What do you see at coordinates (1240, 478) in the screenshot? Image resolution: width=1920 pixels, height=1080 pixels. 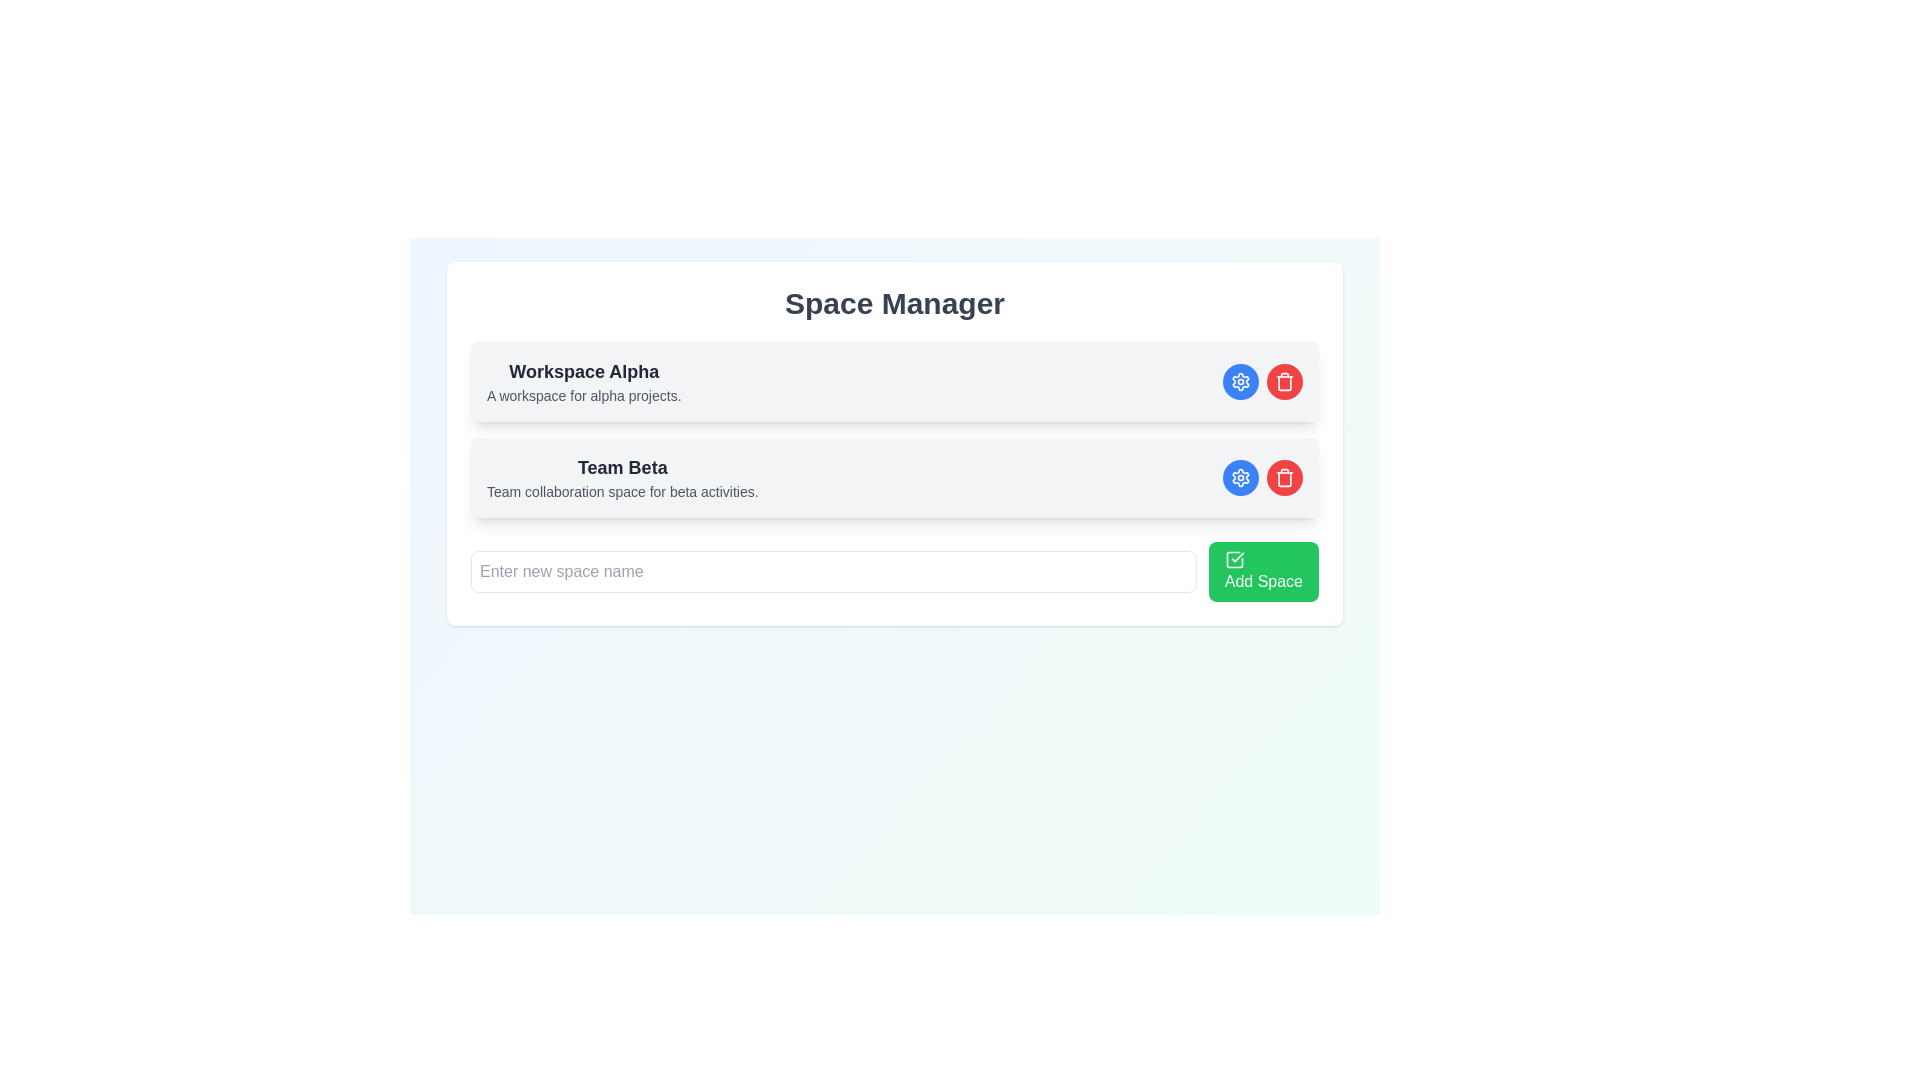 I see `the settings icon for 'Team Beta', which serves as a graphical component for accessing settings` at bounding box center [1240, 478].